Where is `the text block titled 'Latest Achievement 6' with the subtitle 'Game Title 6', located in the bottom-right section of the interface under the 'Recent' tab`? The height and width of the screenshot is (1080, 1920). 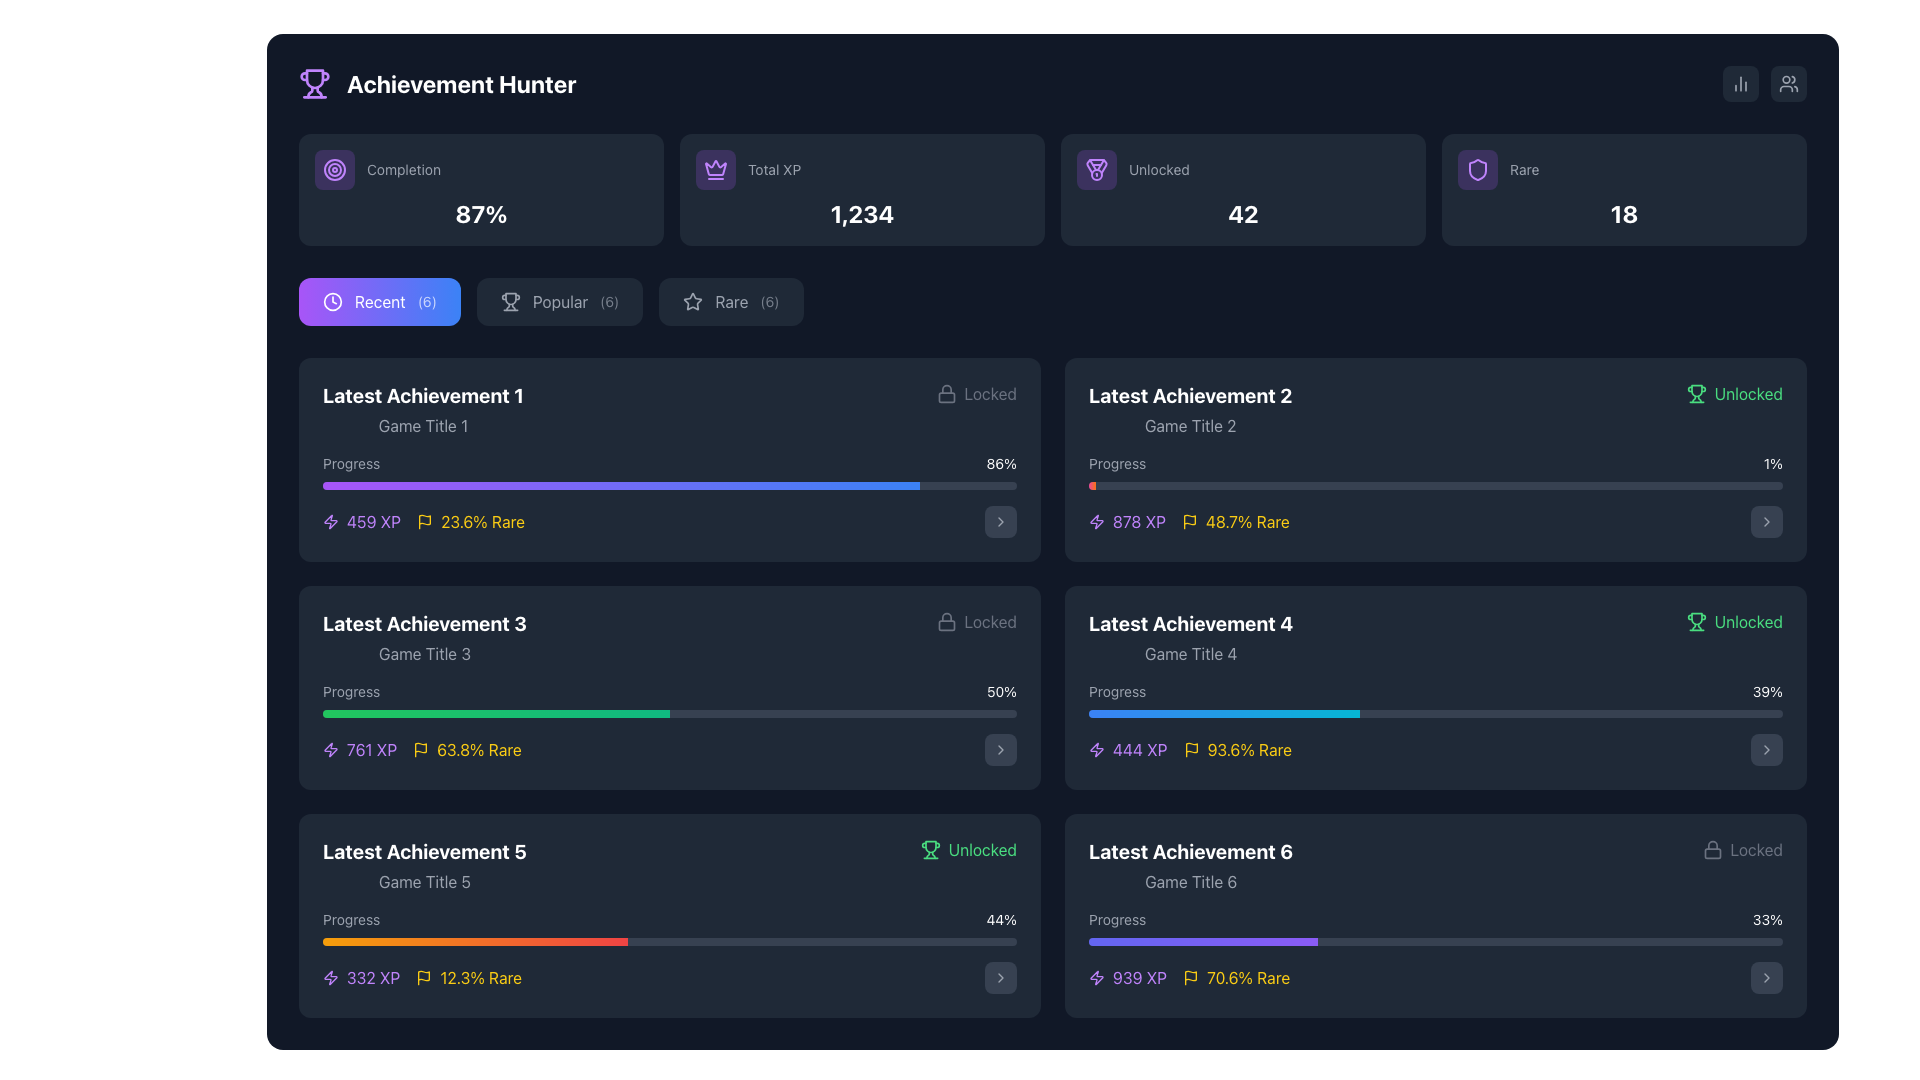
the text block titled 'Latest Achievement 6' with the subtitle 'Game Title 6', located in the bottom-right section of the interface under the 'Recent' tab is located at coordinates (1191, 865).